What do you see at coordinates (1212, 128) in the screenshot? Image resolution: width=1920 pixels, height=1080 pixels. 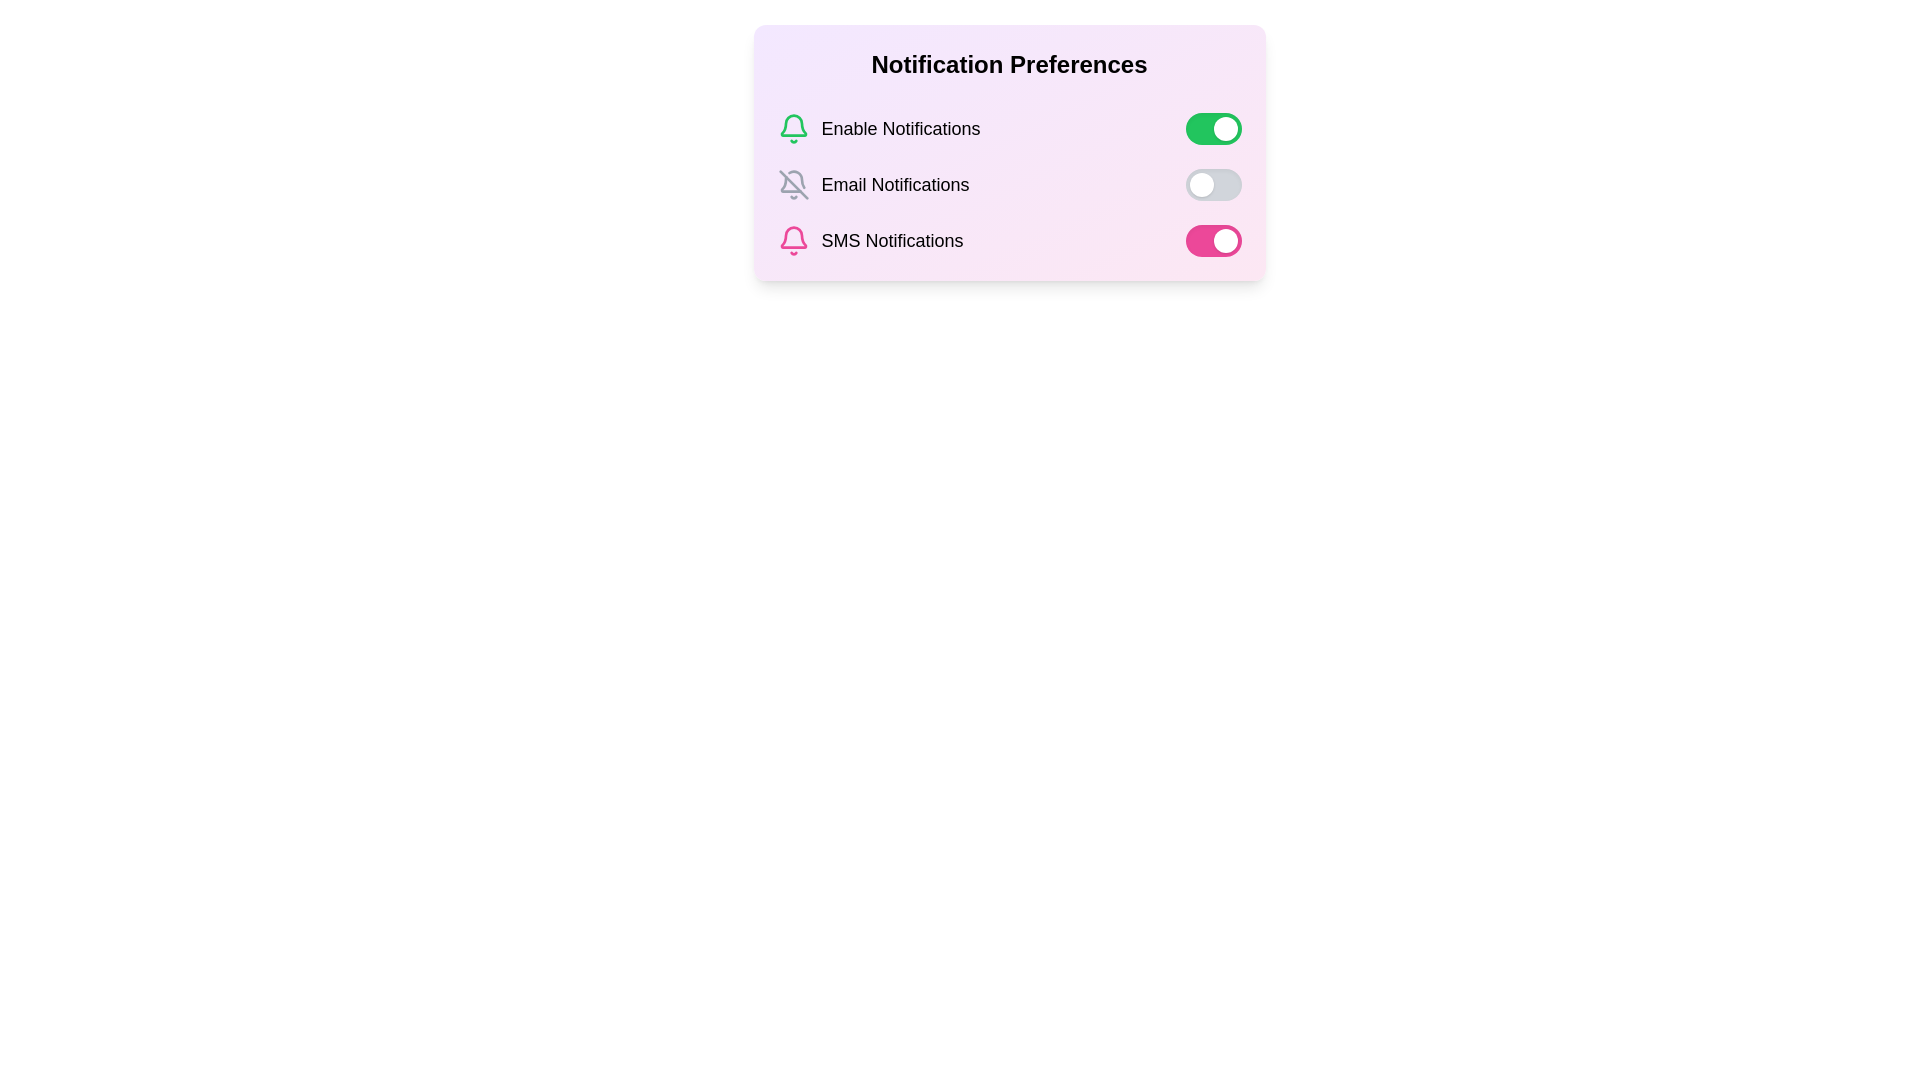 I see `the toggle switch for 'Enable Notifications', which is a rounded rectangular toggle with a green background and a white circular handle` at bounding box center [1212, 128].